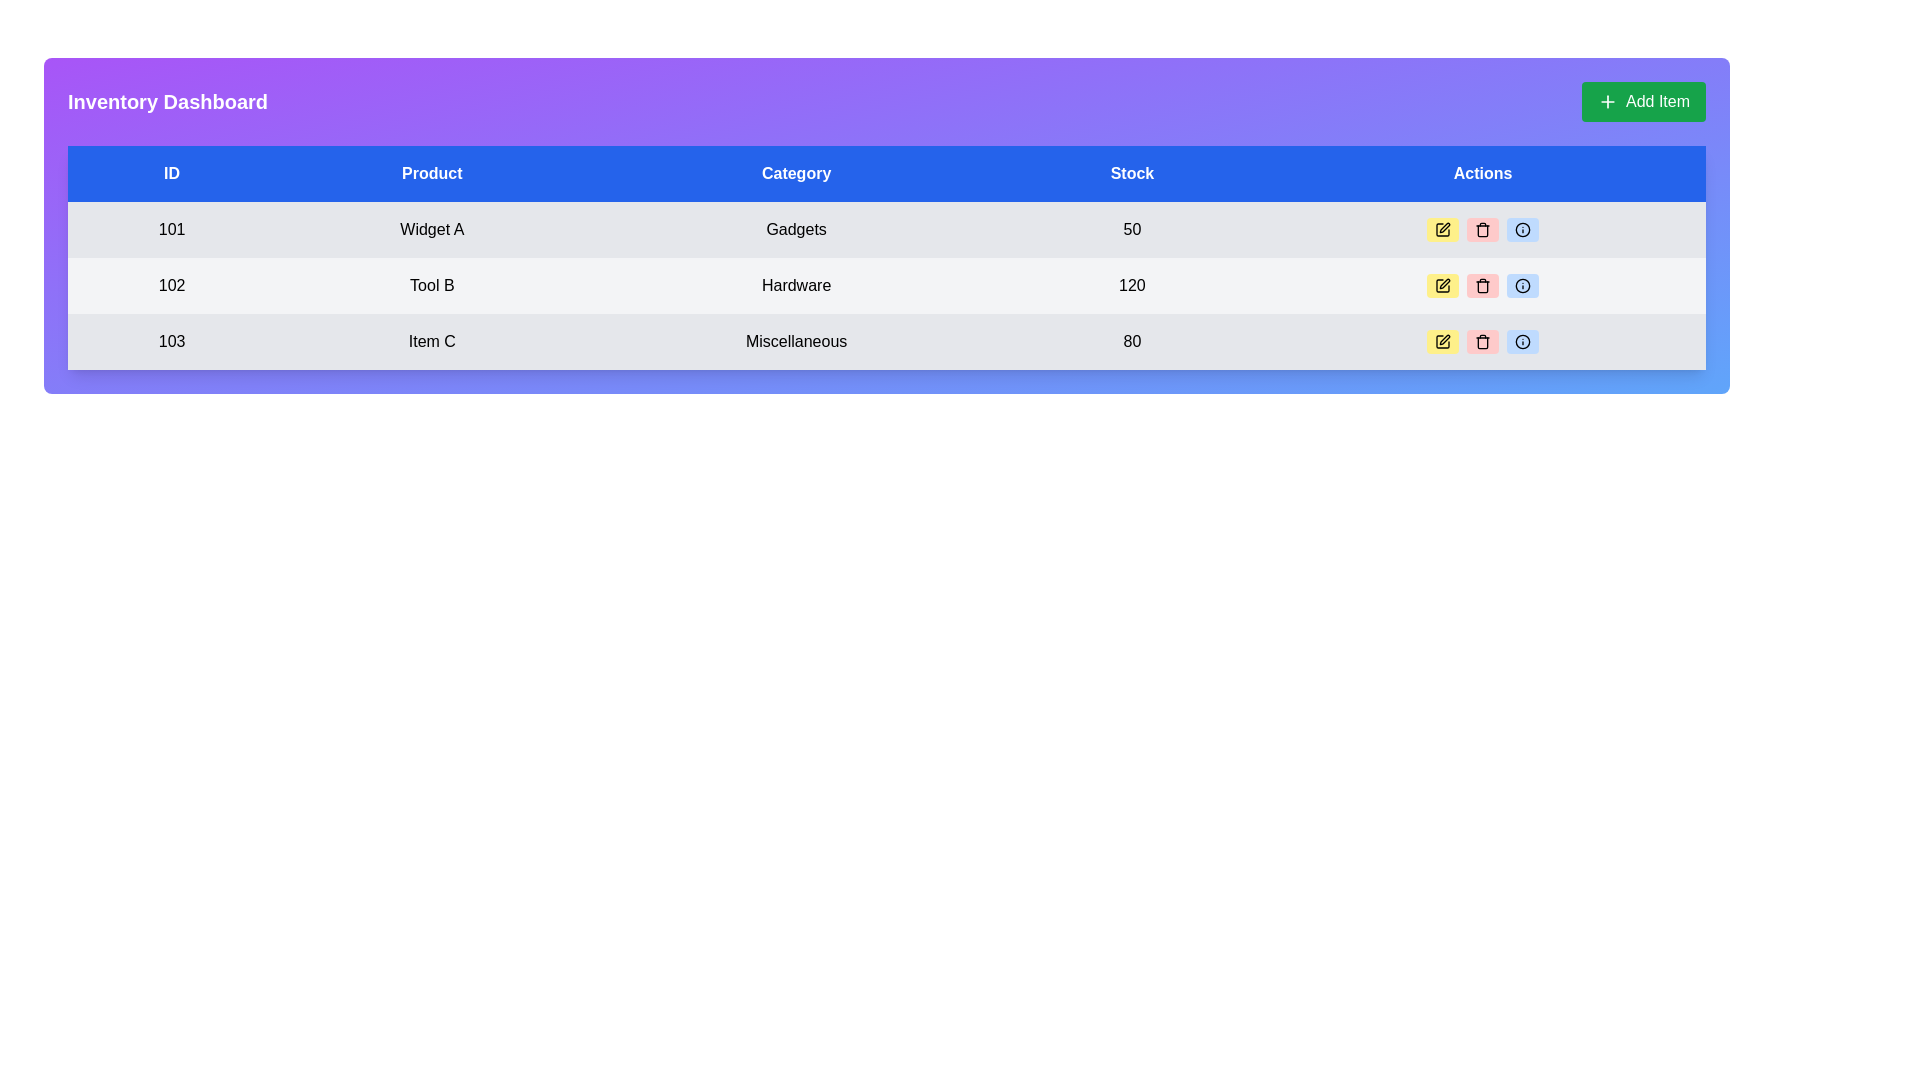  Describe the element at coordinates (1483, 341) in the screenshot. I see `the trash icon button representing a delete action in the 'Actions' column of the third row of the inventory table` at that location.